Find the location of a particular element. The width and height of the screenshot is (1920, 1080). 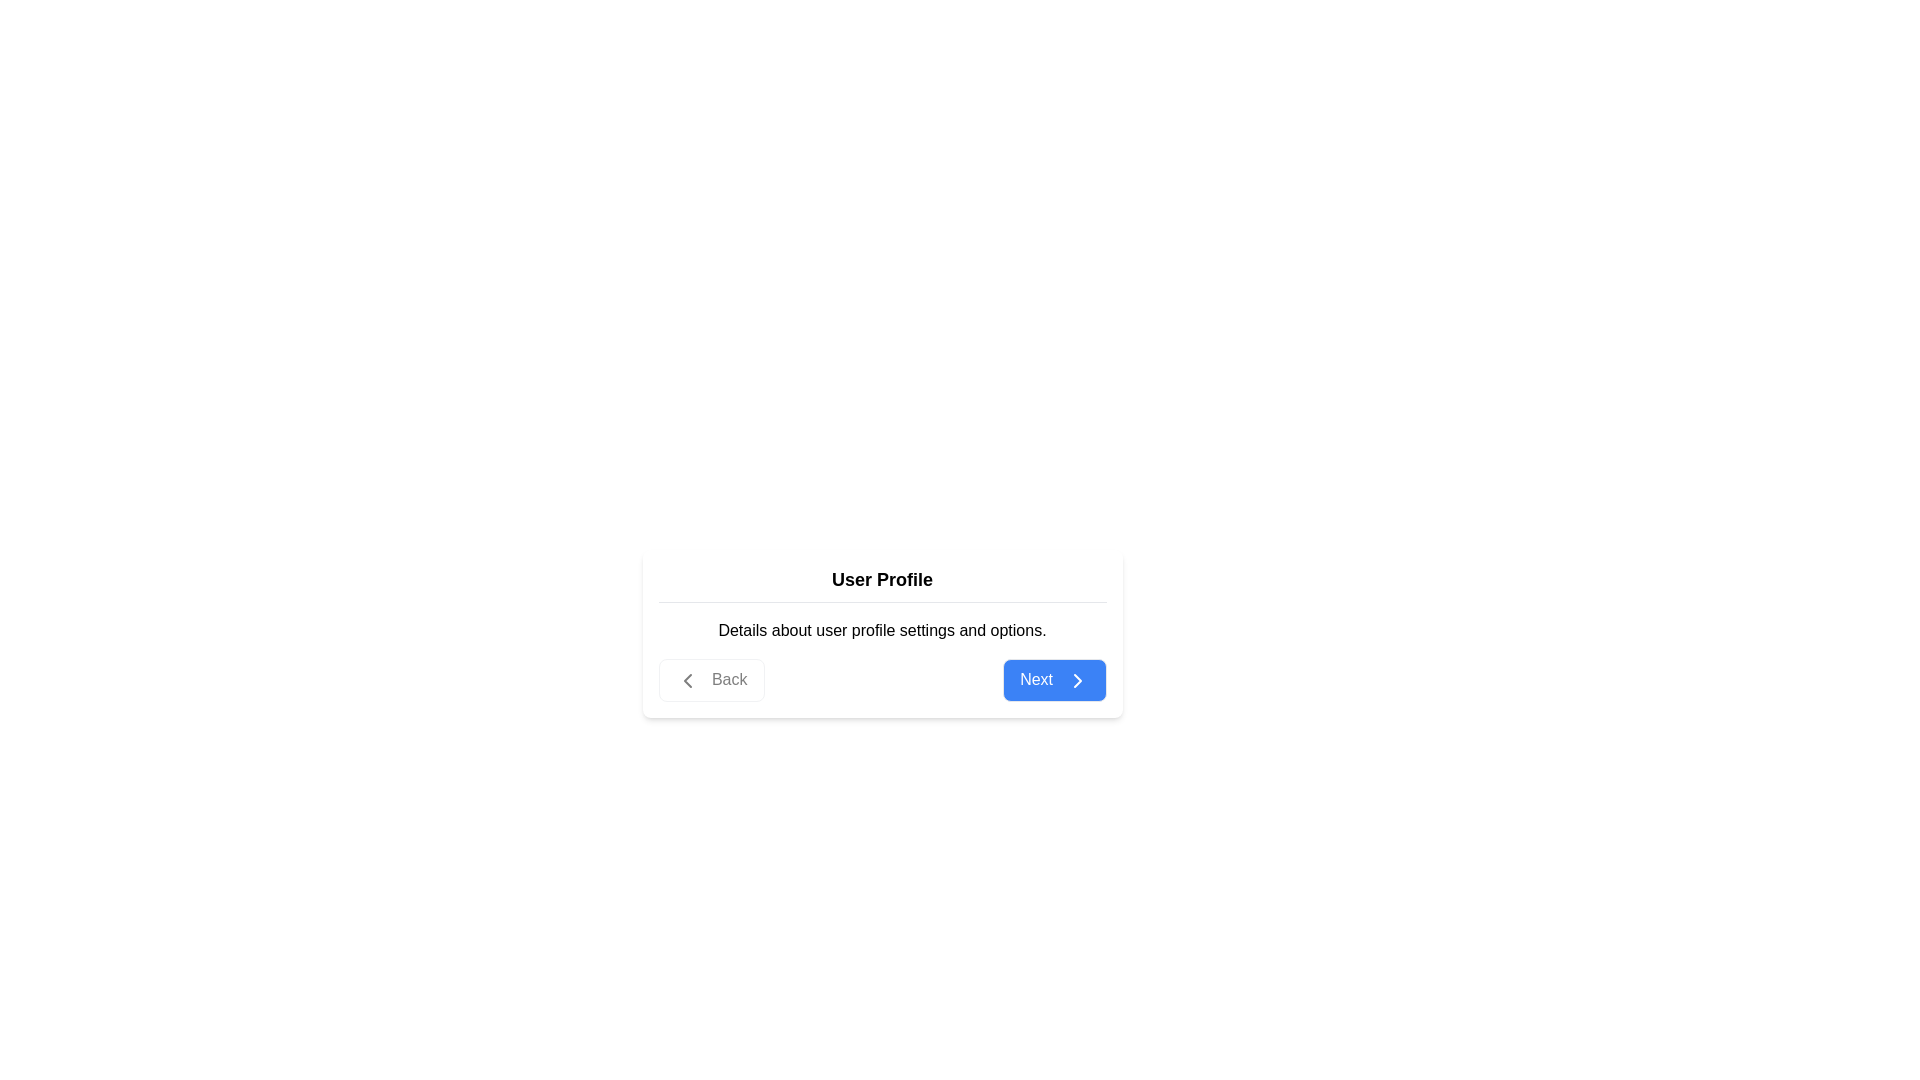

the rightward arrow icon styled as a chevron located inside the blue rectangular 'Next' button at the bottom right of the dialog box is located at coordinates (1076, 679).